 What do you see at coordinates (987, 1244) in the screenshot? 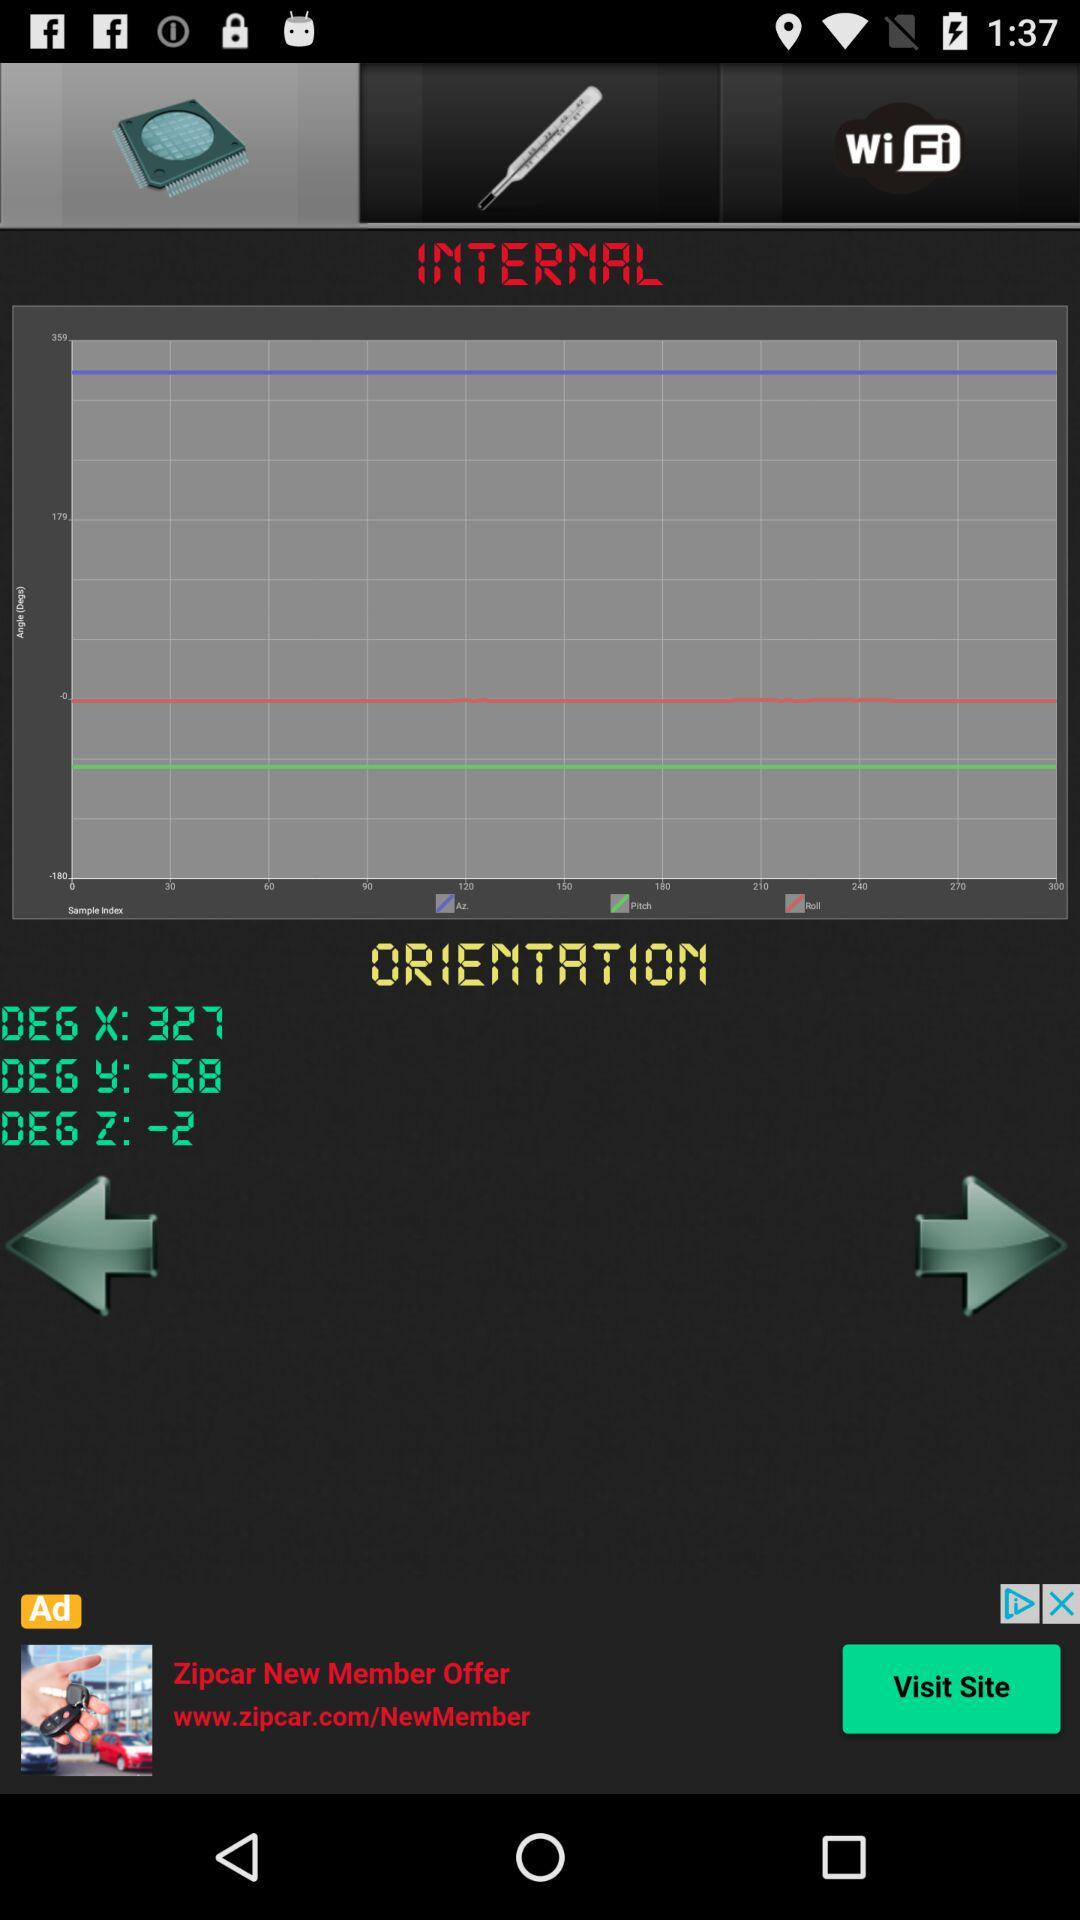
I see `forward` at bounding box center [987, 1244].